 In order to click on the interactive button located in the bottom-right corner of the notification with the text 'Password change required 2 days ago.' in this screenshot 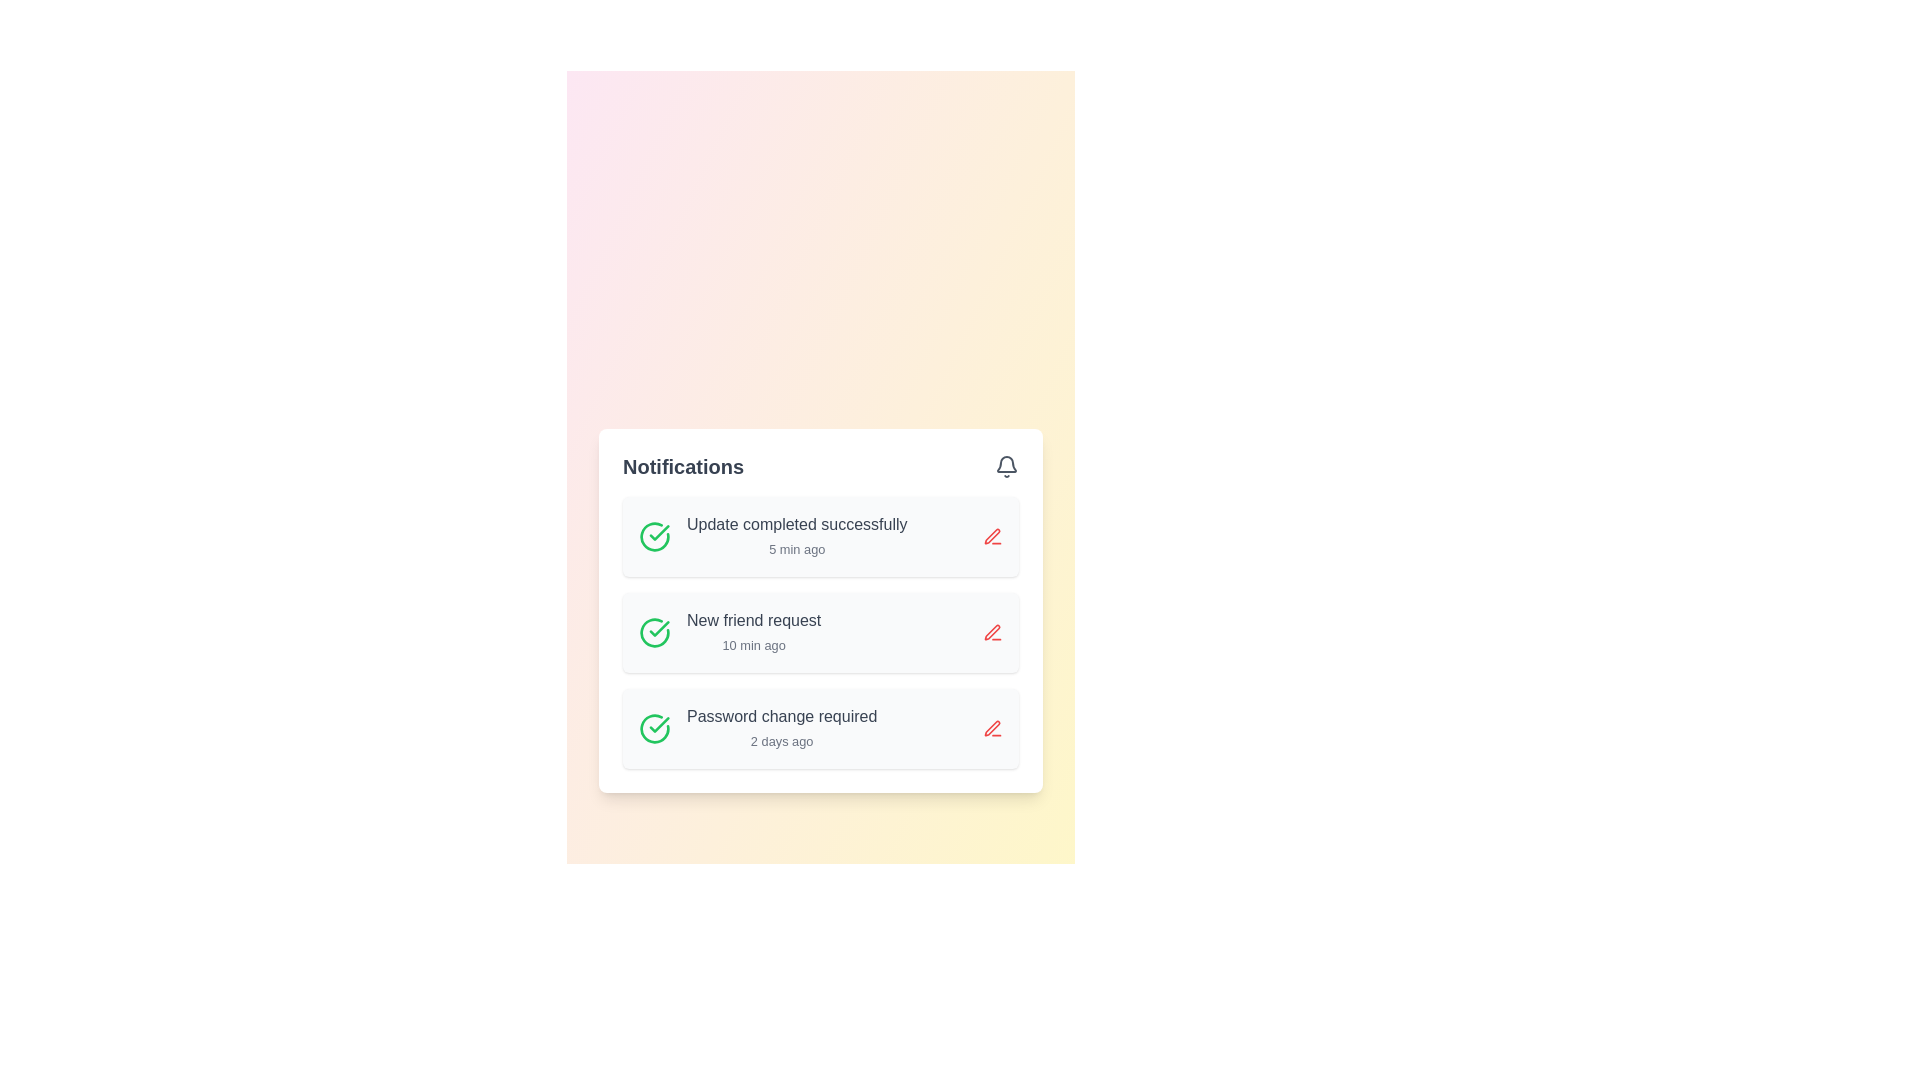, I will do `click(993, 729)`.